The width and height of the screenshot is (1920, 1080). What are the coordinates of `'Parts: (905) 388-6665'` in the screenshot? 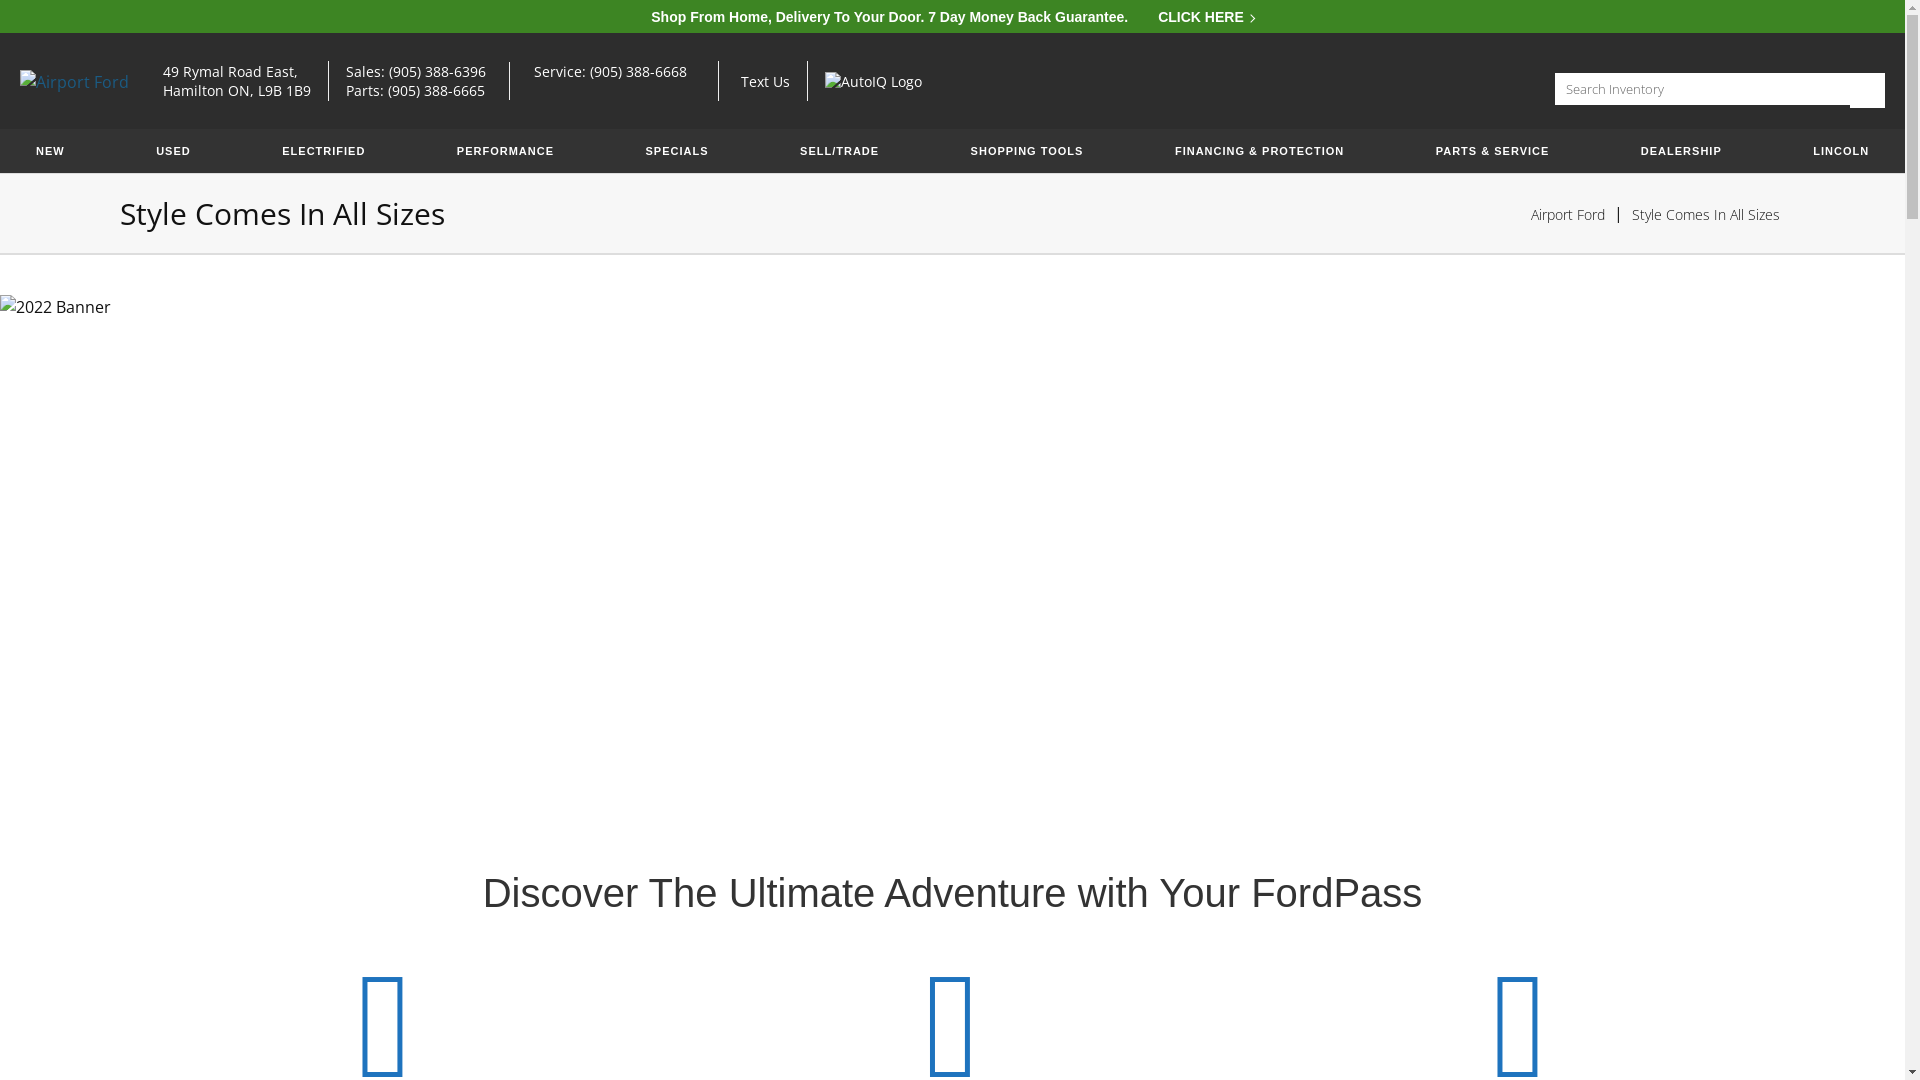 It's located at (434, 90).